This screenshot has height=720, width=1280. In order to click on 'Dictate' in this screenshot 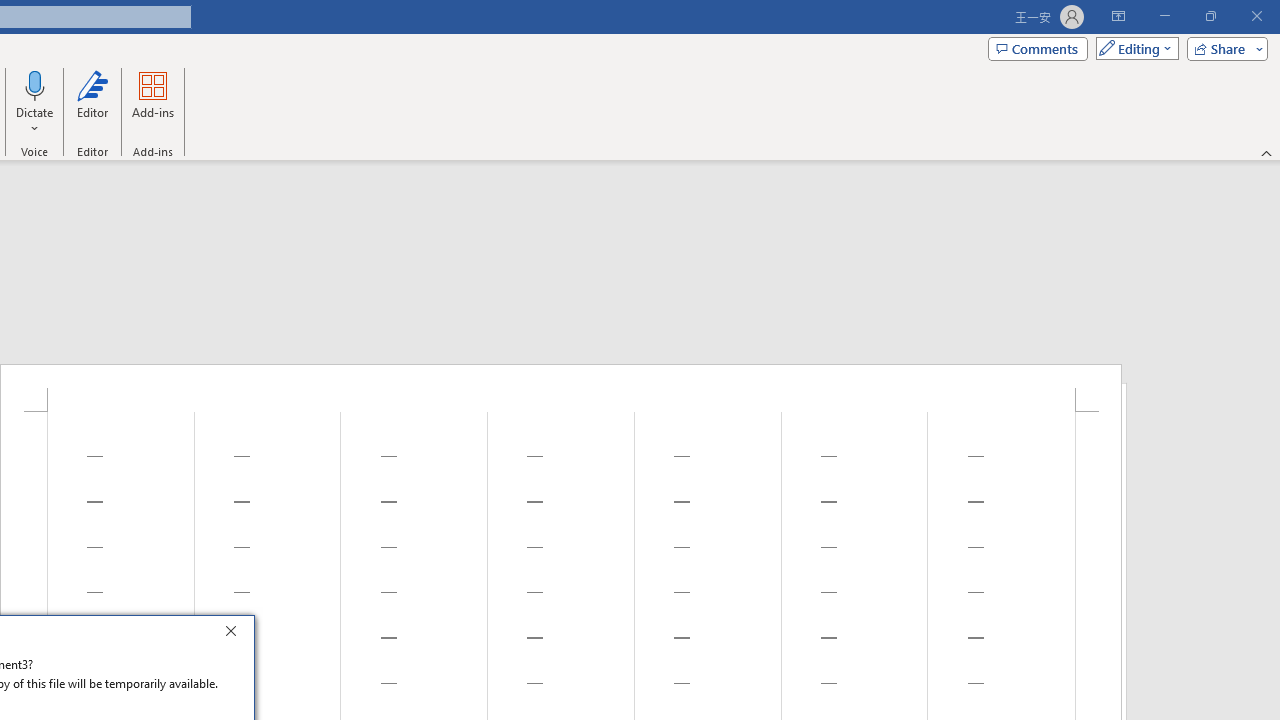, I will do `click(35, 103)`.